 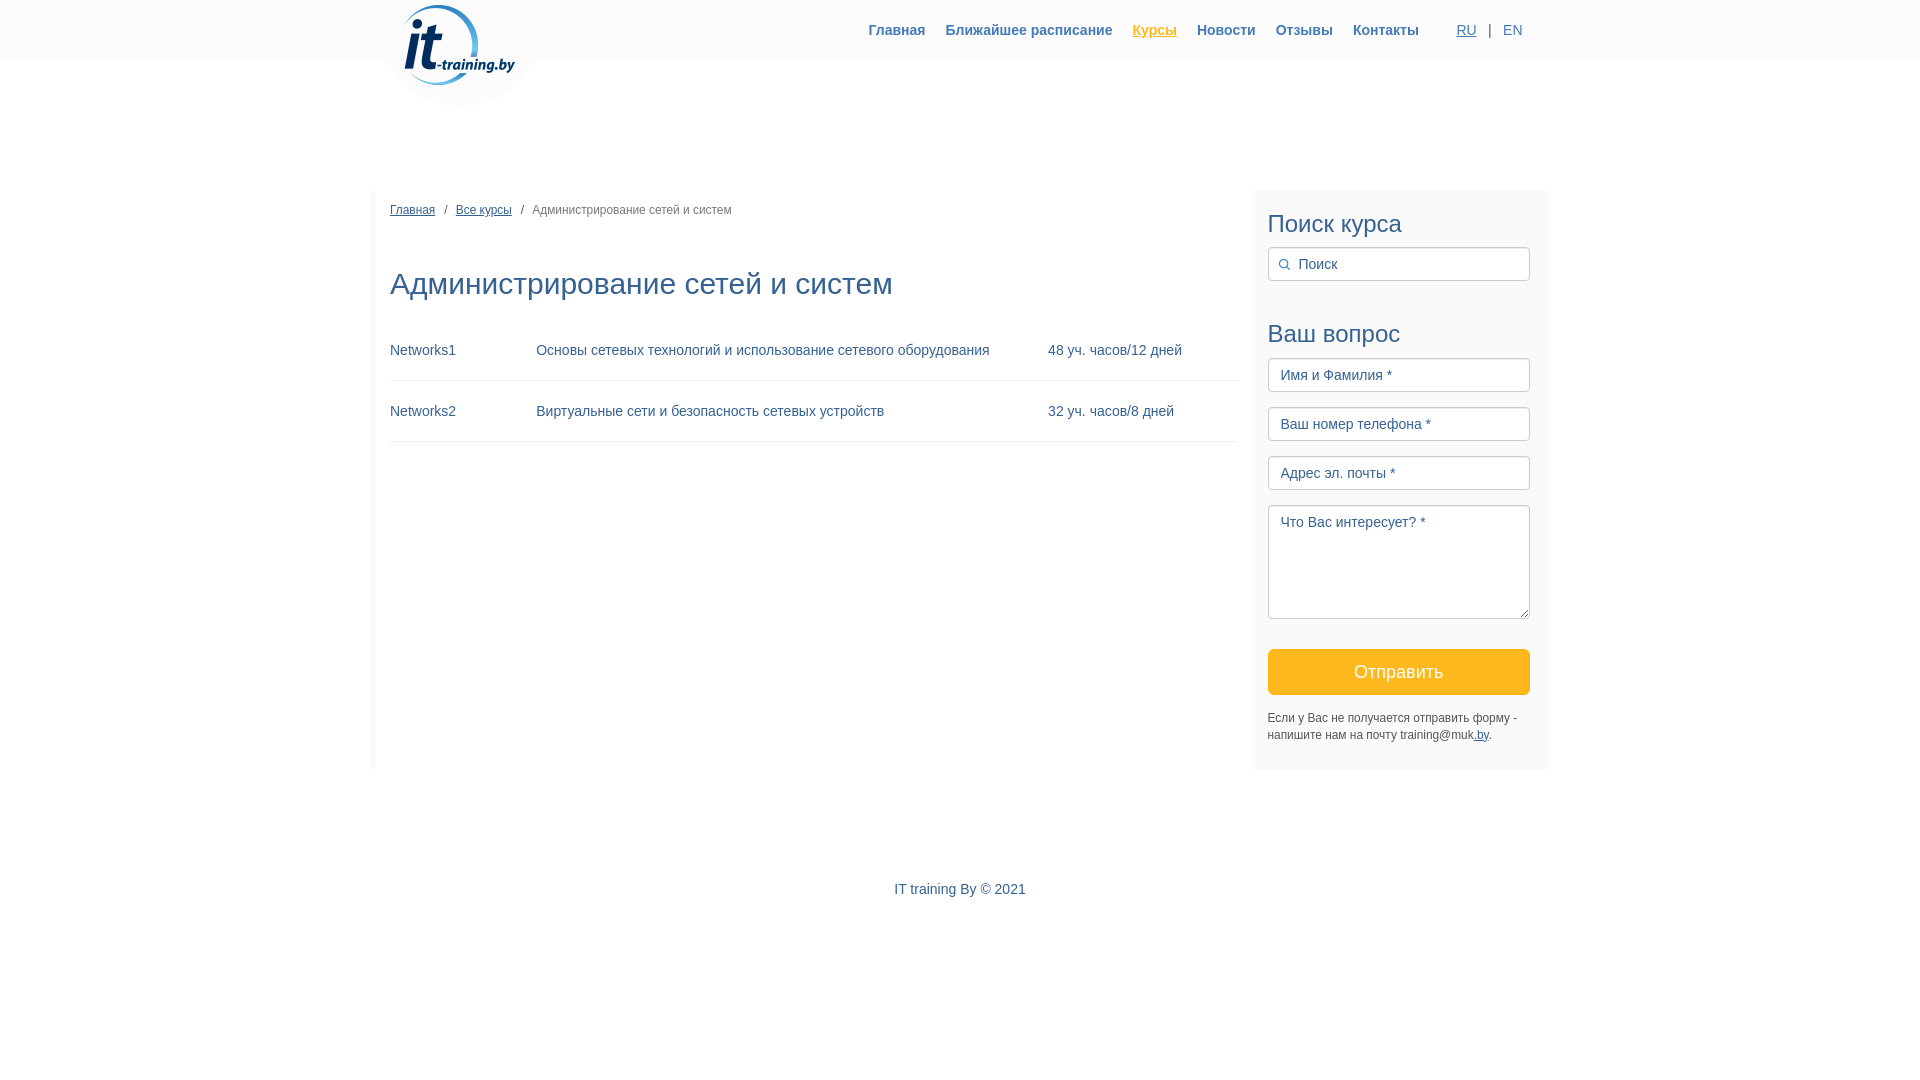 What do you see at coordinates (1473, 735) in the screenshot?
I see `'.by'` at bounding box center [1473, 735].